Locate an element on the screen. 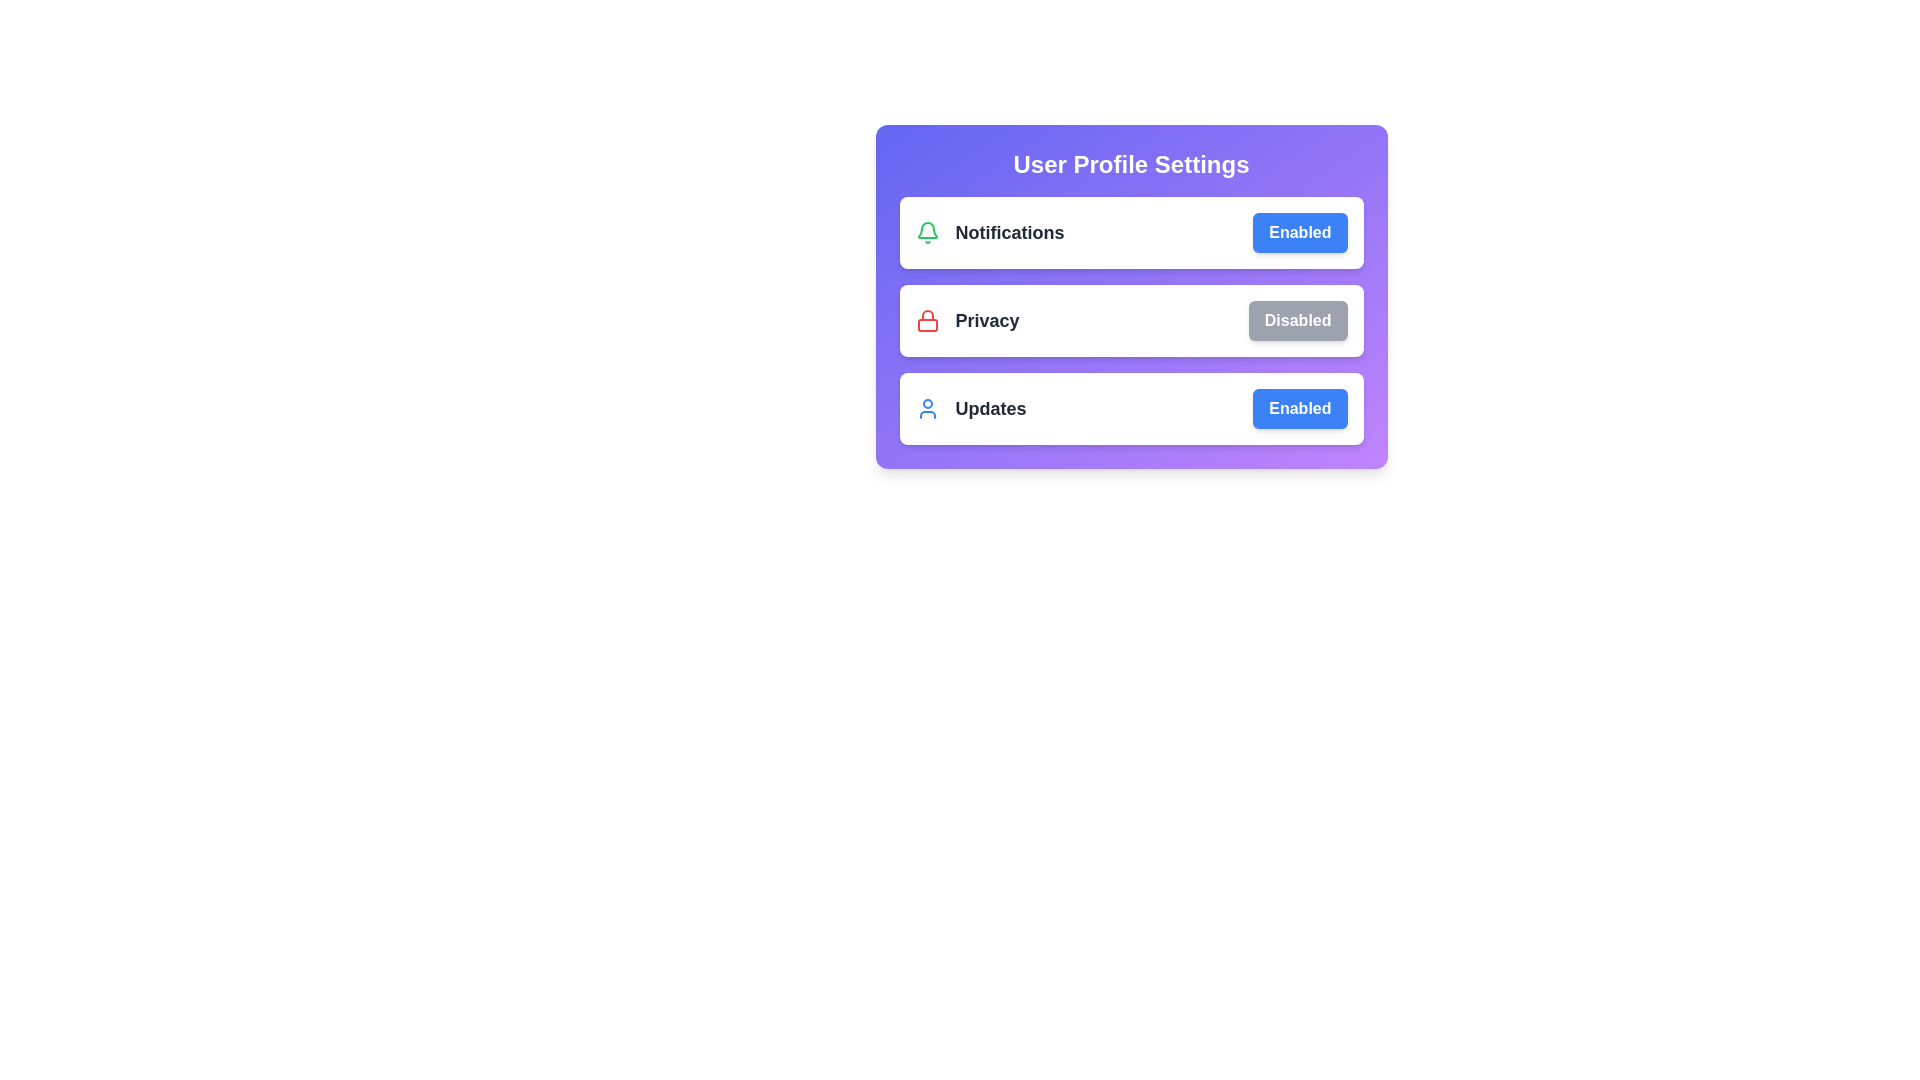 The width and height of the screenshot is (1920, 1080). the 'Enabled' button for the notifications setting to toggle its state is located at coordinates (1300, 231).